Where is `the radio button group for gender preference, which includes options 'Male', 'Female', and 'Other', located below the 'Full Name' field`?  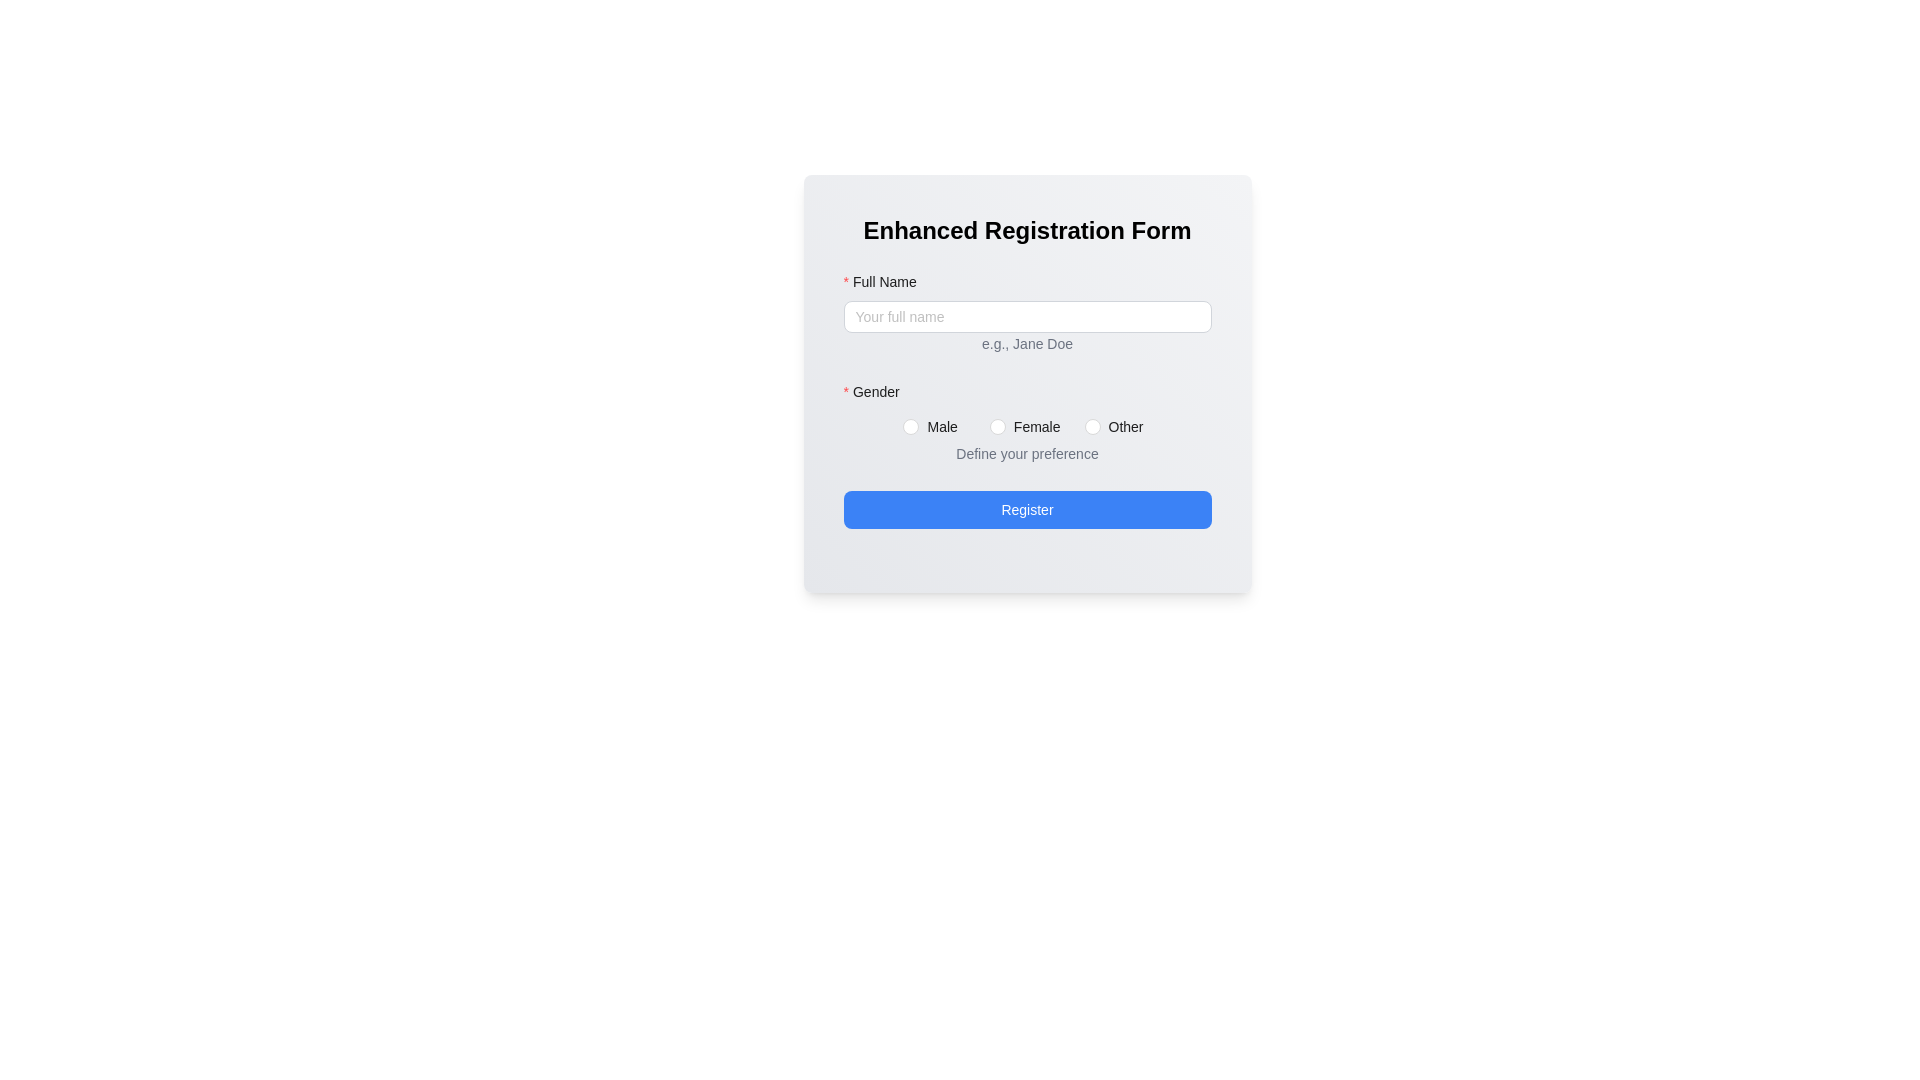
the radio button group for gender preference, which includes options 'Male', 'Female', and 'Other', located below the 'Full Name' field is located at coordinates (1027, 423).